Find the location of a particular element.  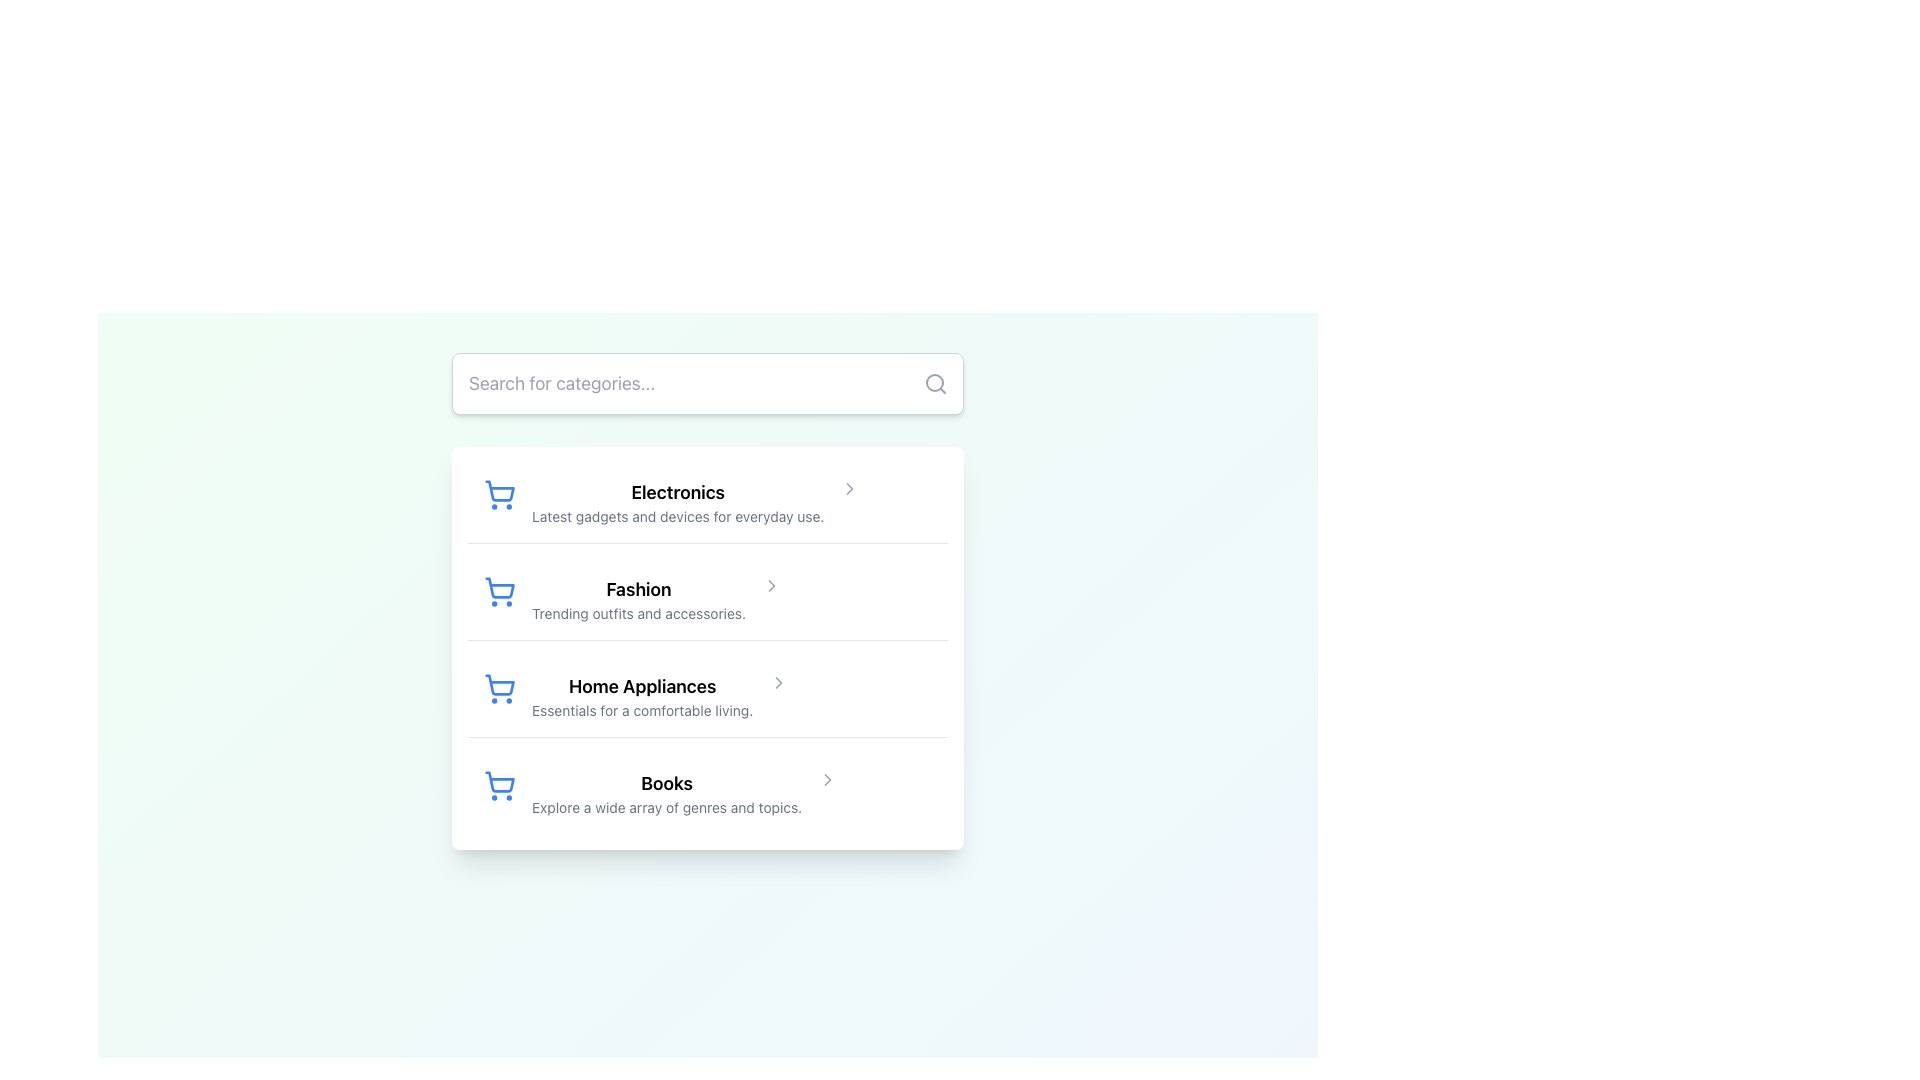

the shopping cart icon located to the left of the 'Fashion' item in the list, which signifies an action related to commerce is located at coordinates (500, 587).